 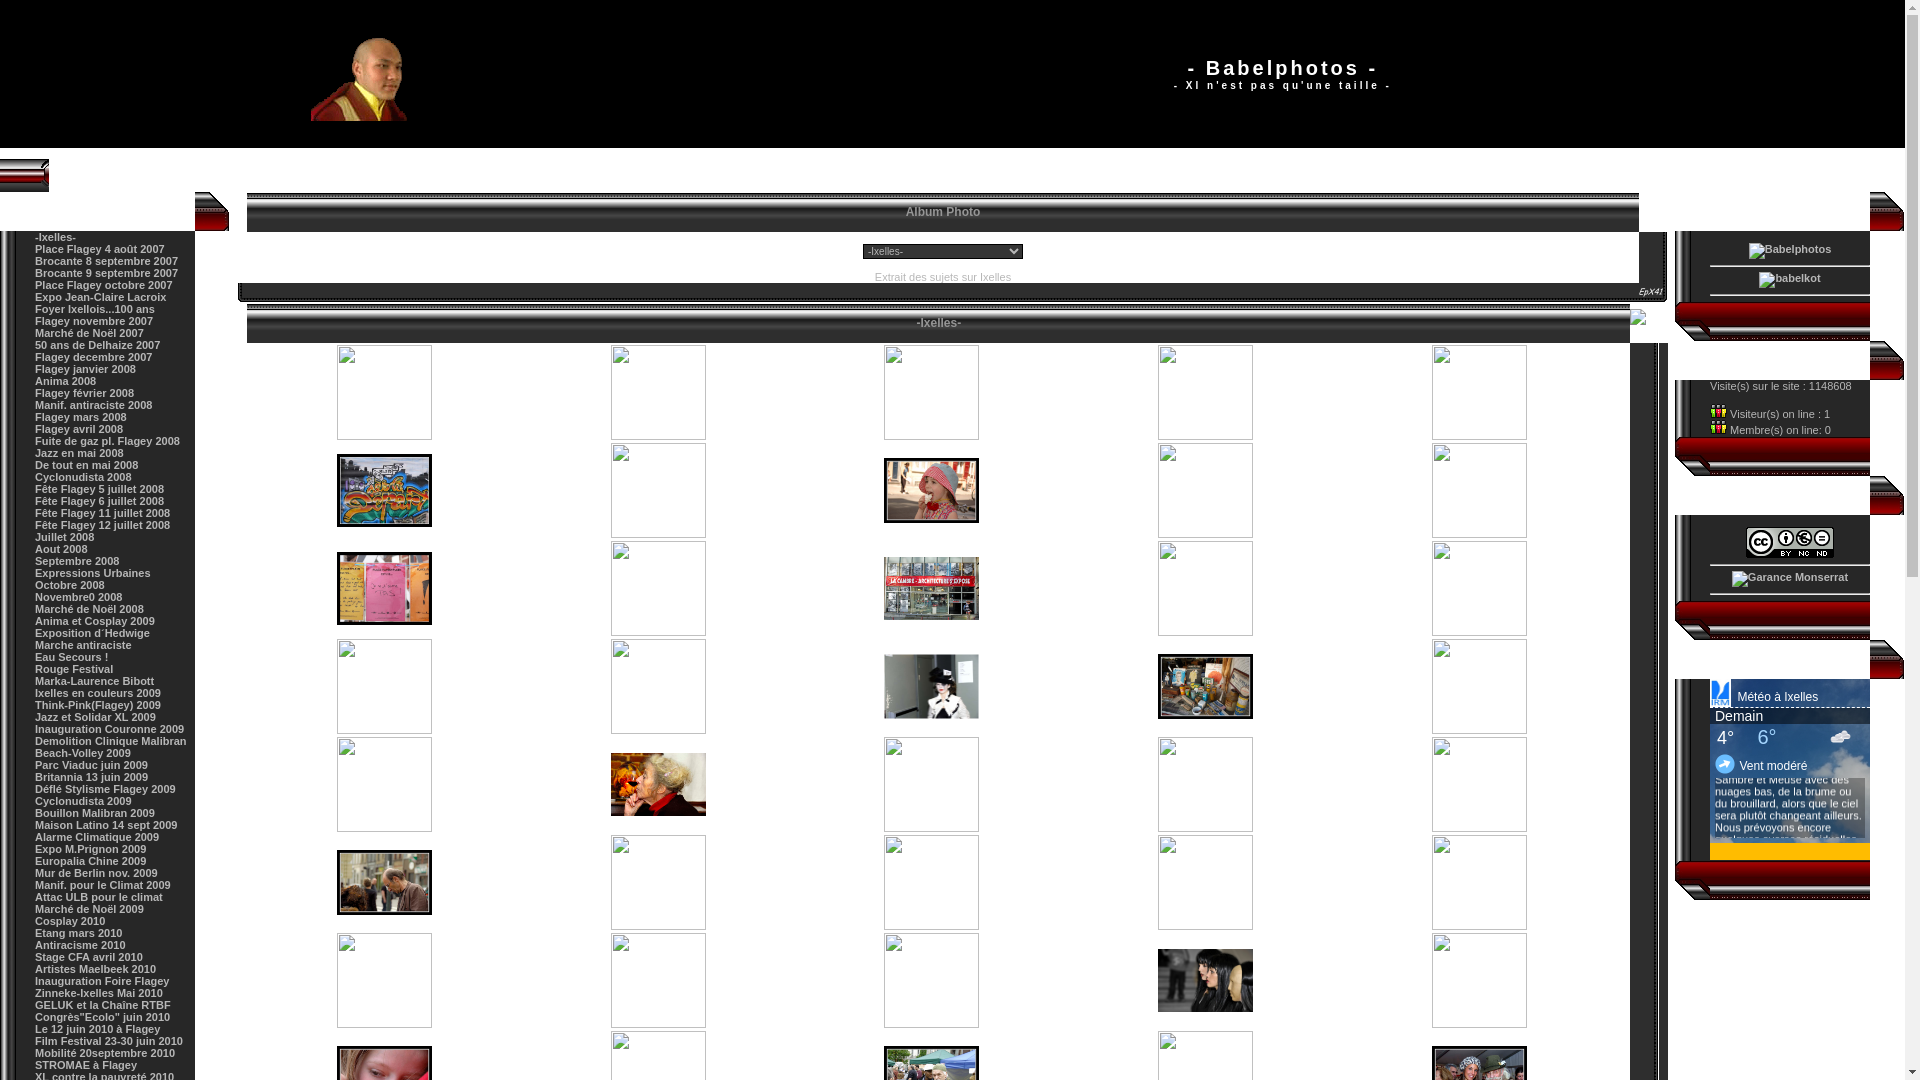 What do you see at coordinates (108, 729) in the screenshot?
I see `'Inauguration Couronne 2009'` at bounding box center [108, 729].